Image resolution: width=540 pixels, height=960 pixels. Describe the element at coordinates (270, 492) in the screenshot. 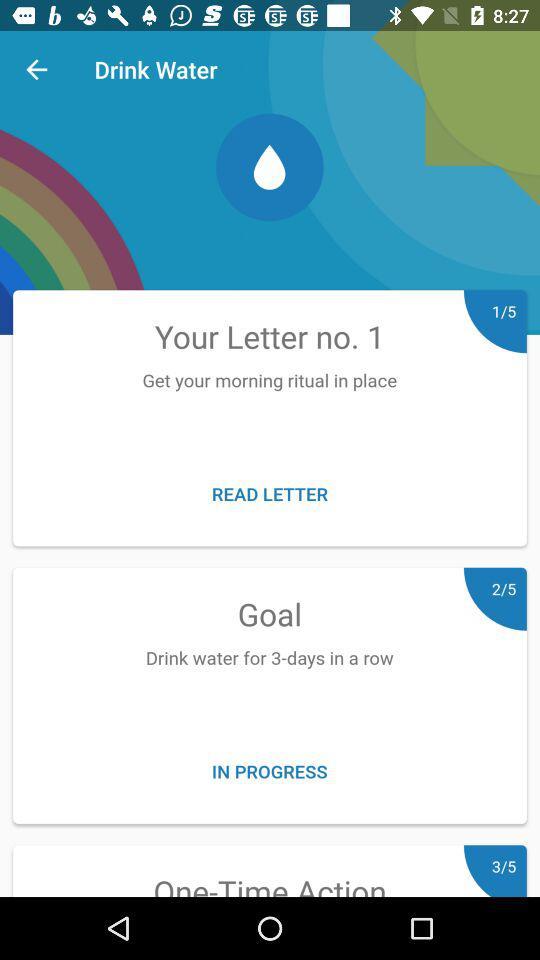

I see `read letter` at that location.